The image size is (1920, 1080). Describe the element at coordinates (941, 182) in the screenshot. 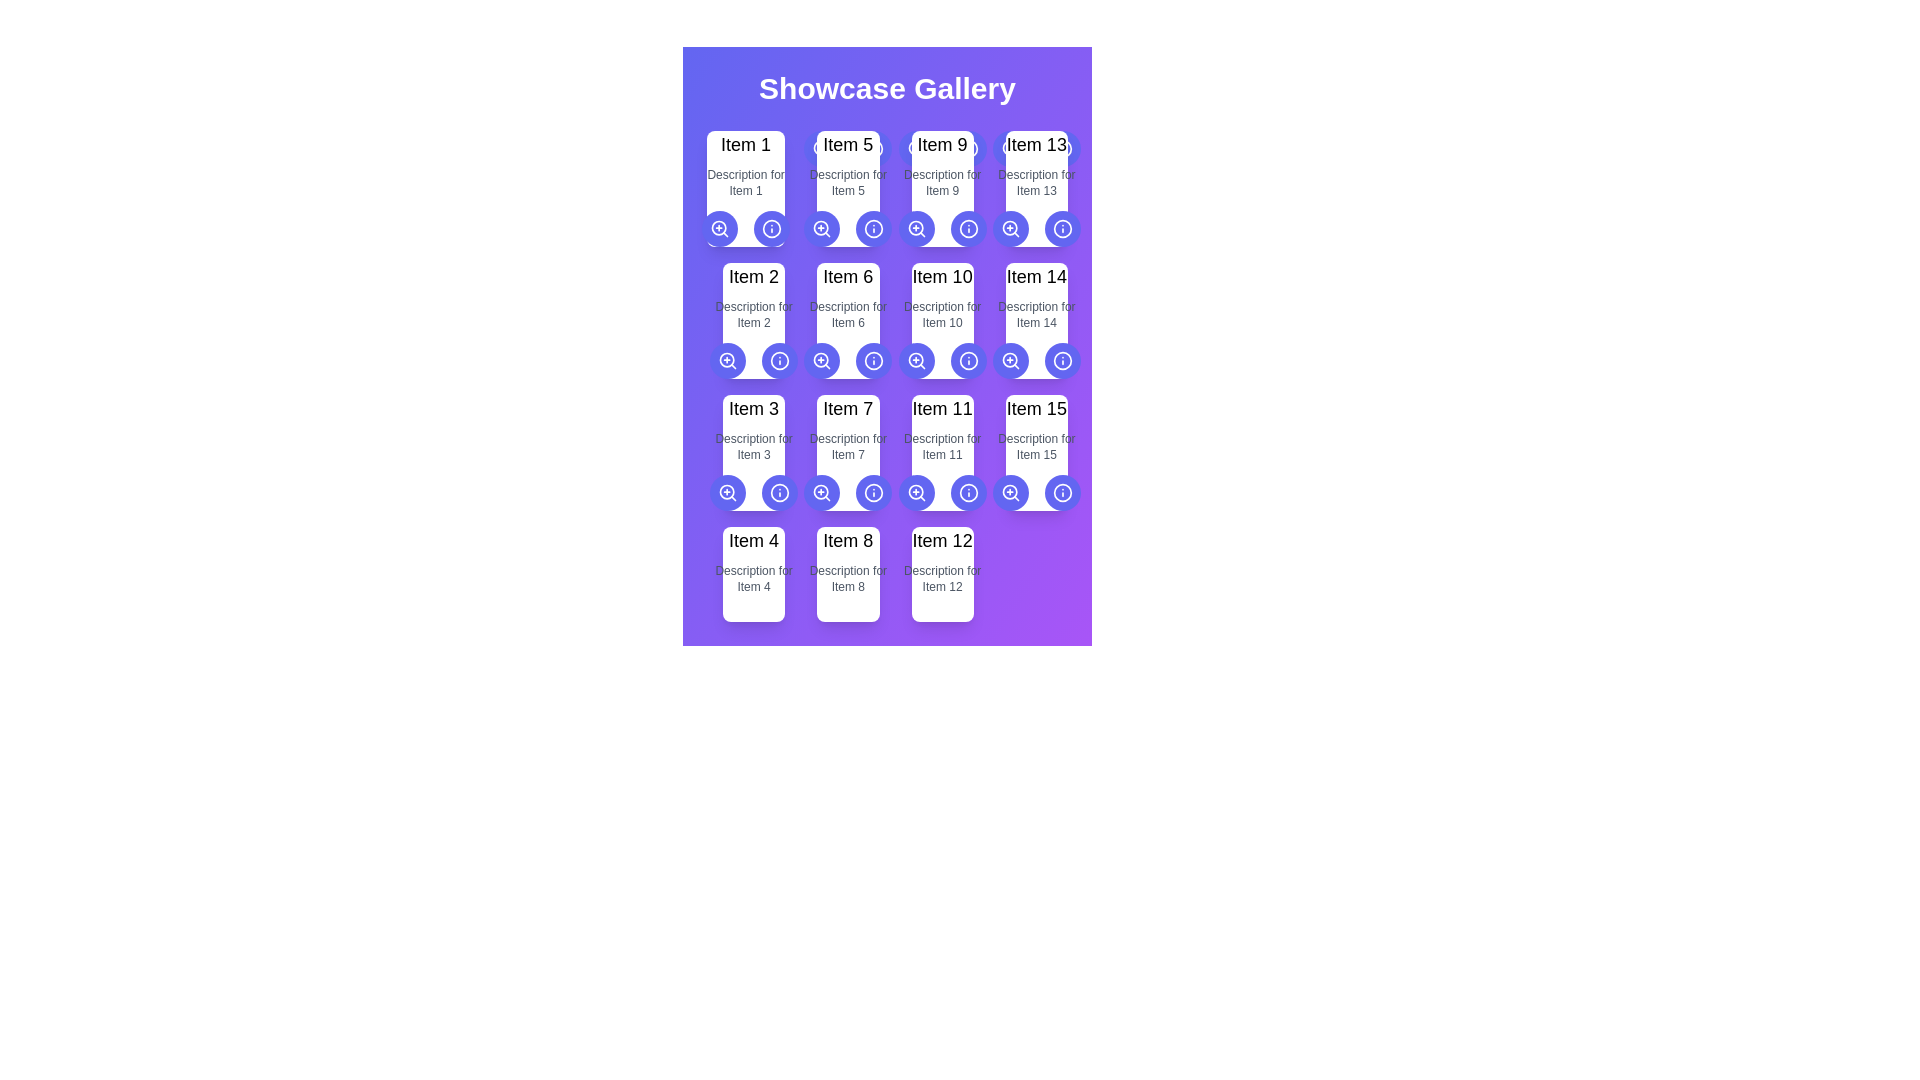

I see `the static text label displaying 'Description for Item 9', which is located below the bold title 'Item 9' in the gallery grid layout` at that location.